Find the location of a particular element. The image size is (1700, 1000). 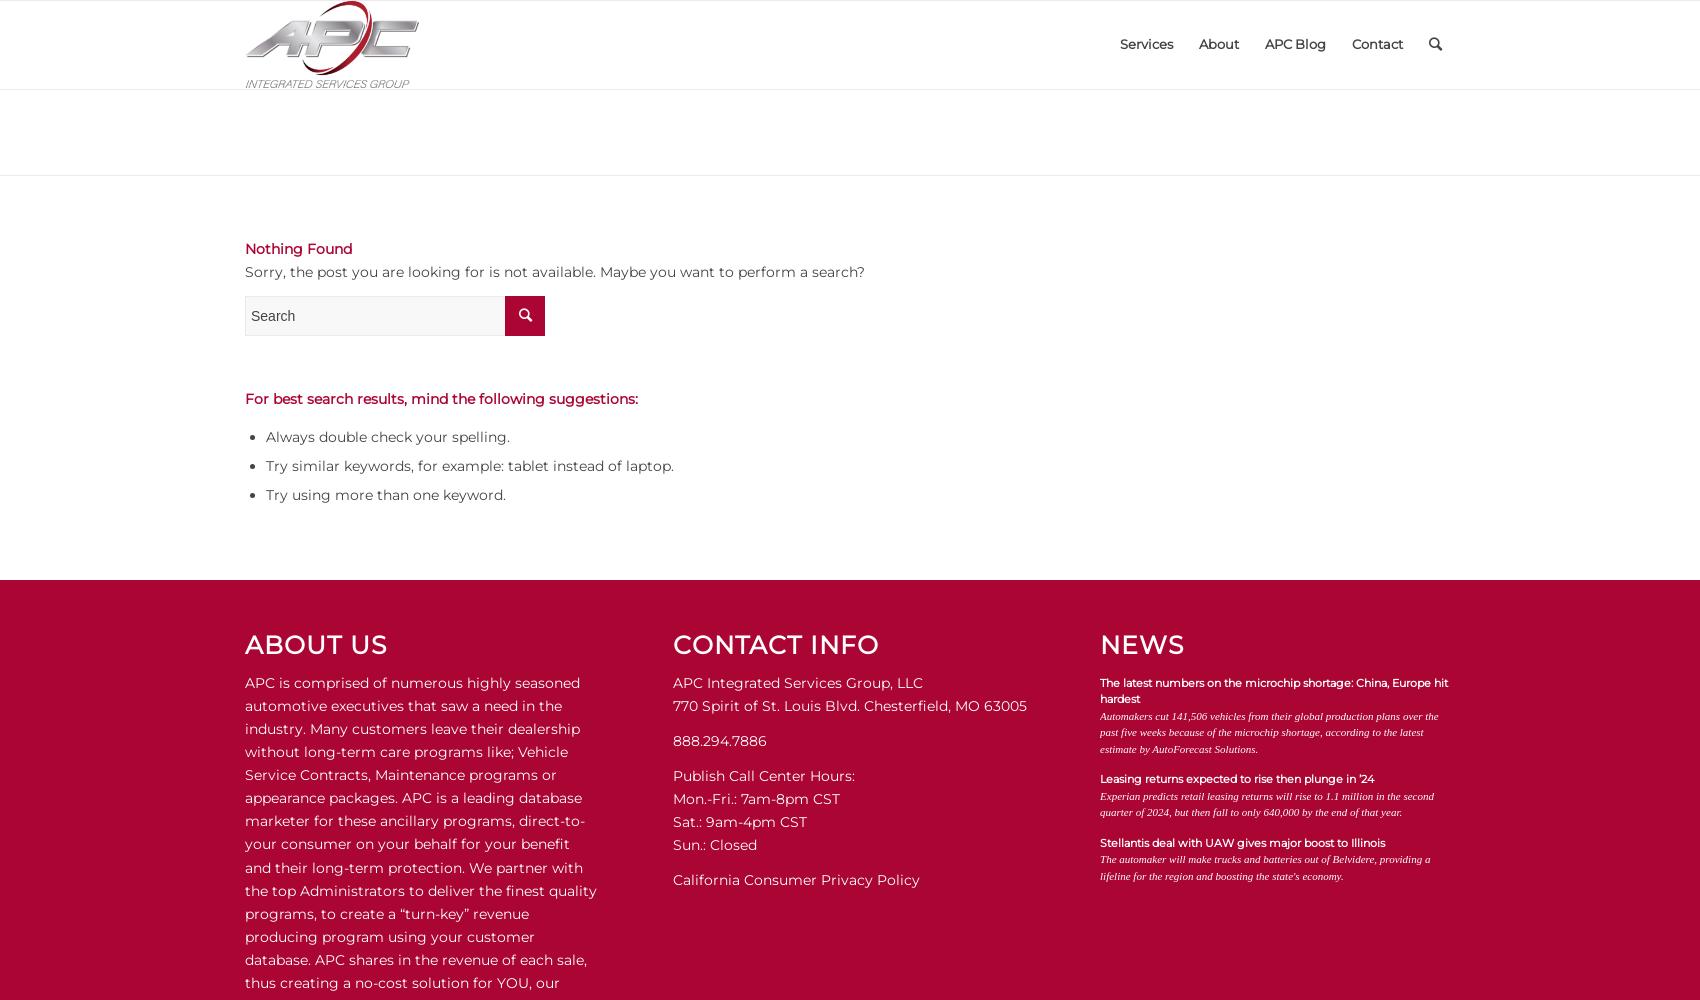

'APC Integrated Services Group, LLC' is located at coordinates (795, 682).